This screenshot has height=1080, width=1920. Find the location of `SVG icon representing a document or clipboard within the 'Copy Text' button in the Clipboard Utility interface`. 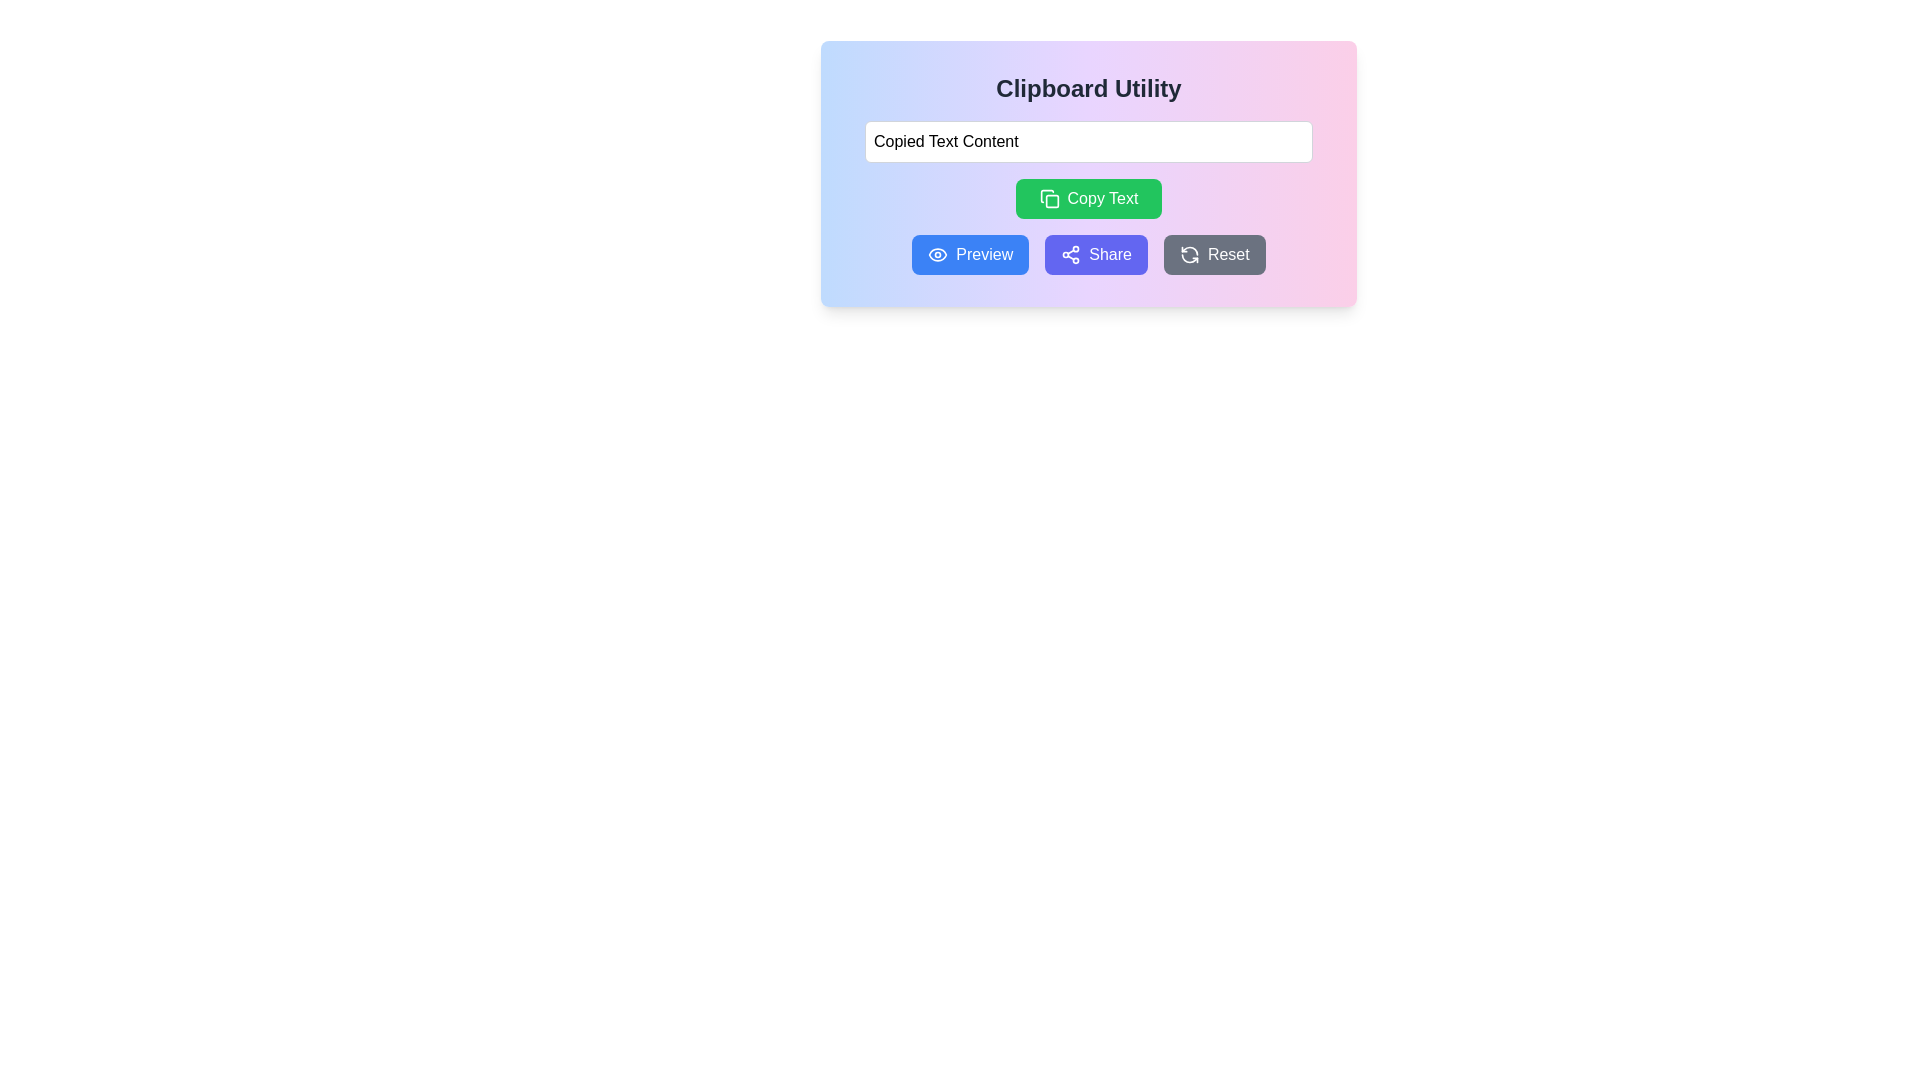

SVG icon representing a document or clipboard within the 'Copy Text' button in the Clipboard Utility interface is located at coordinates (1045, 196).